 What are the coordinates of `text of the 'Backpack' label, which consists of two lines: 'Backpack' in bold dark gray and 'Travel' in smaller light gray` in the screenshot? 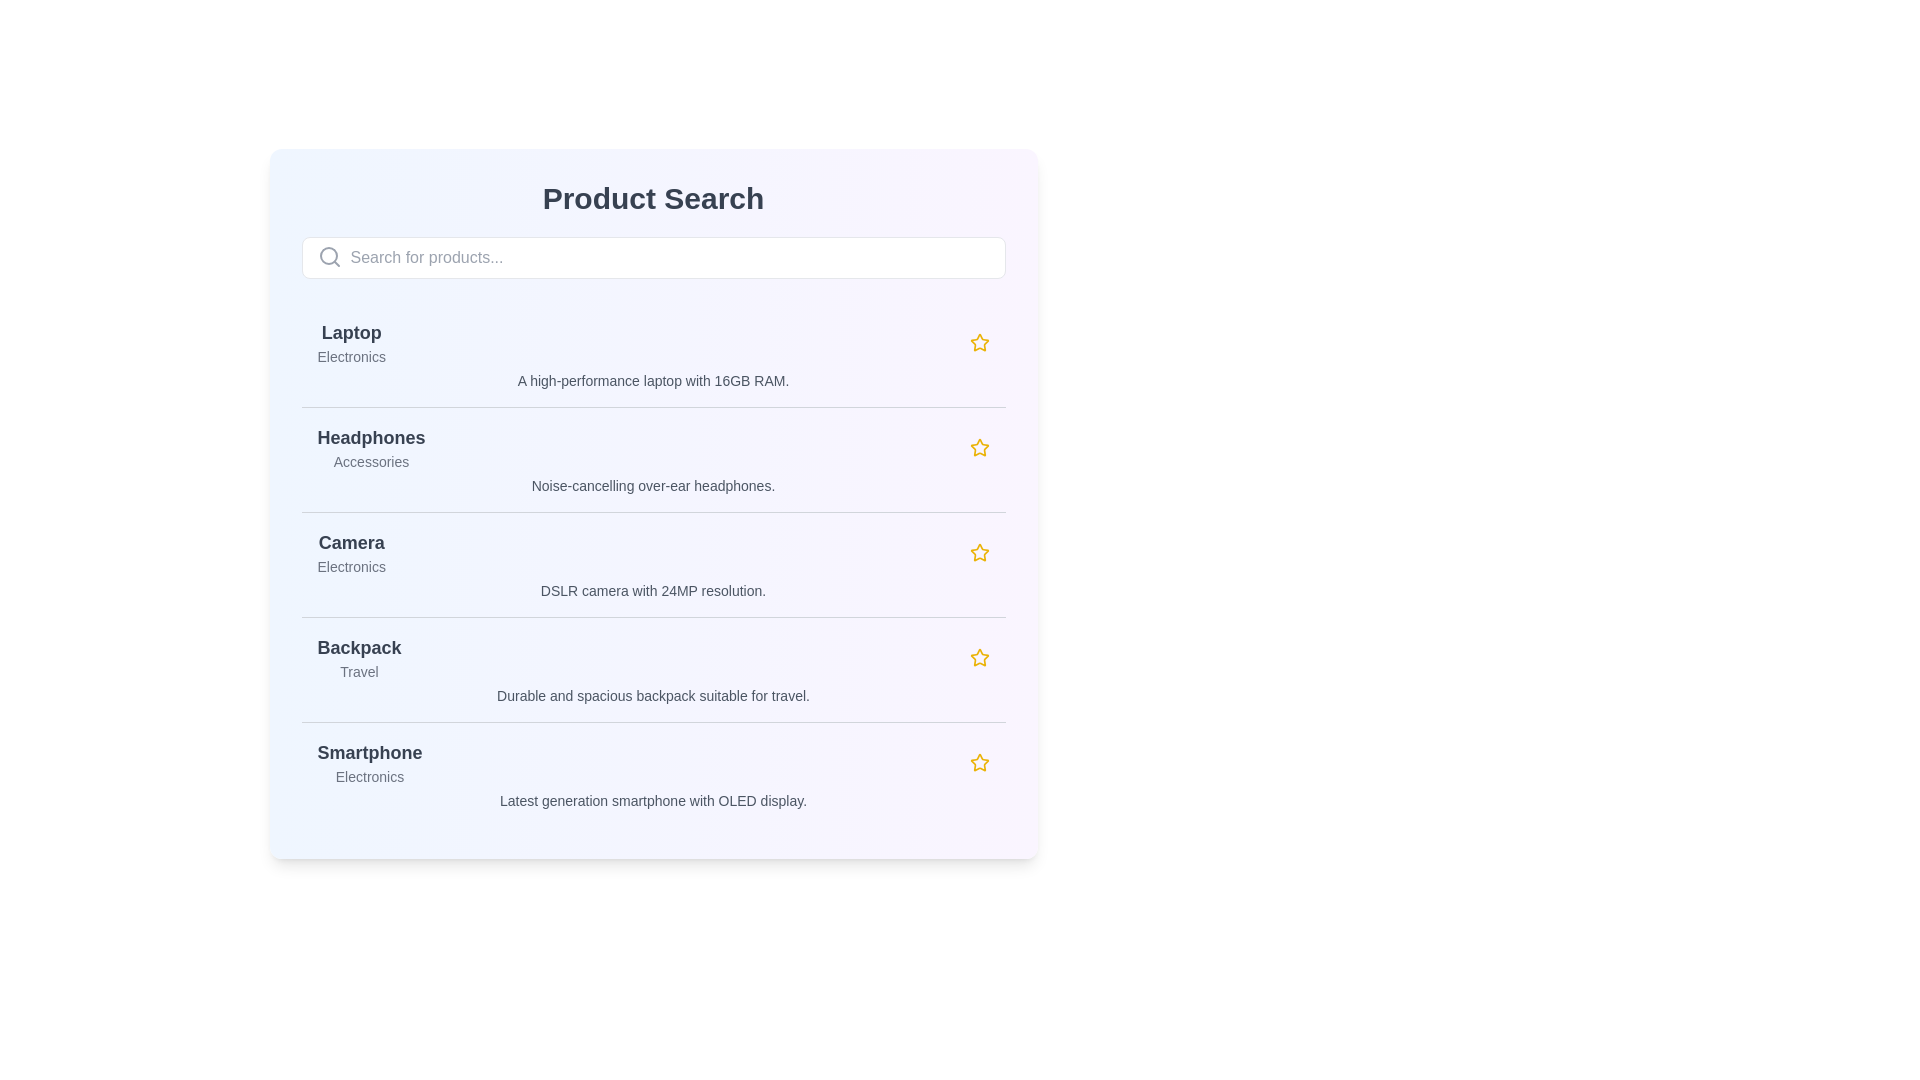 It's located at (359, 658).